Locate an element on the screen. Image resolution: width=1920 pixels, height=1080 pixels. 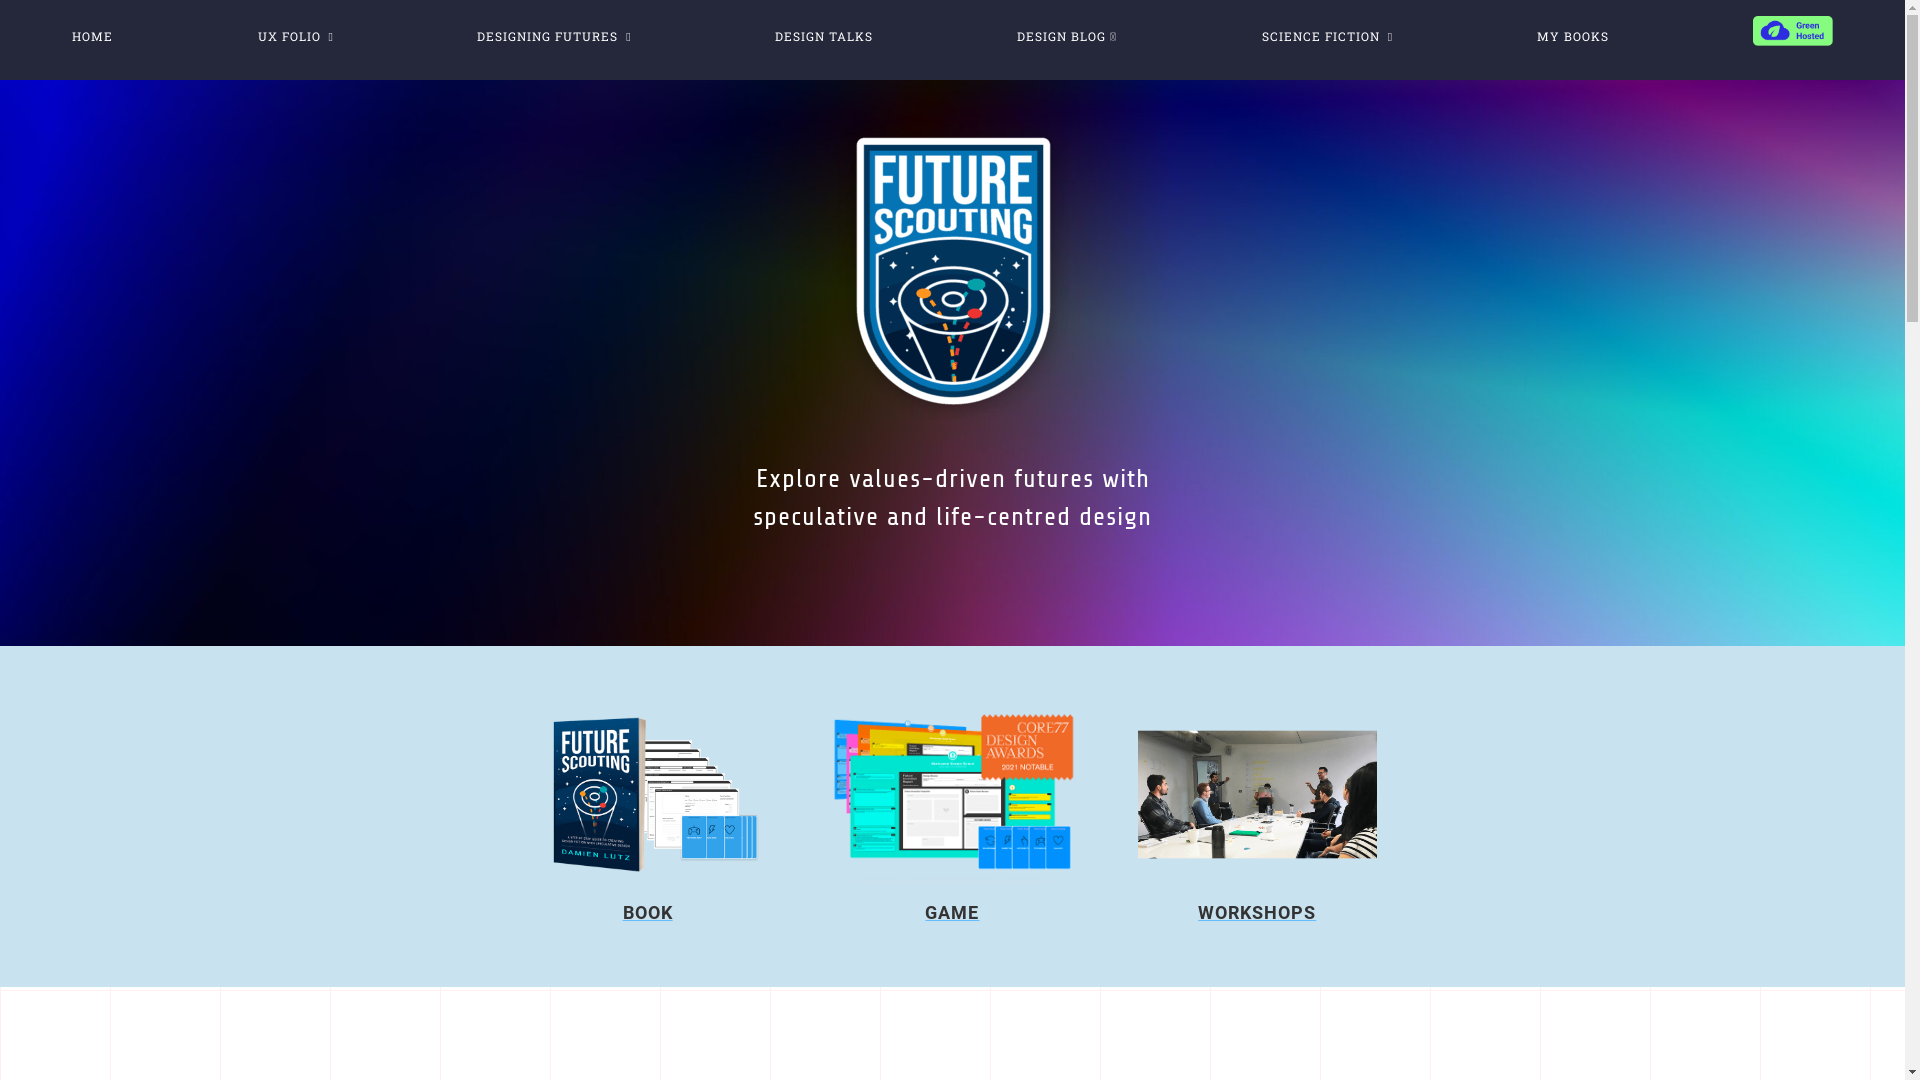
'WORKSHOPS' is located at coordinates (1256, 912).